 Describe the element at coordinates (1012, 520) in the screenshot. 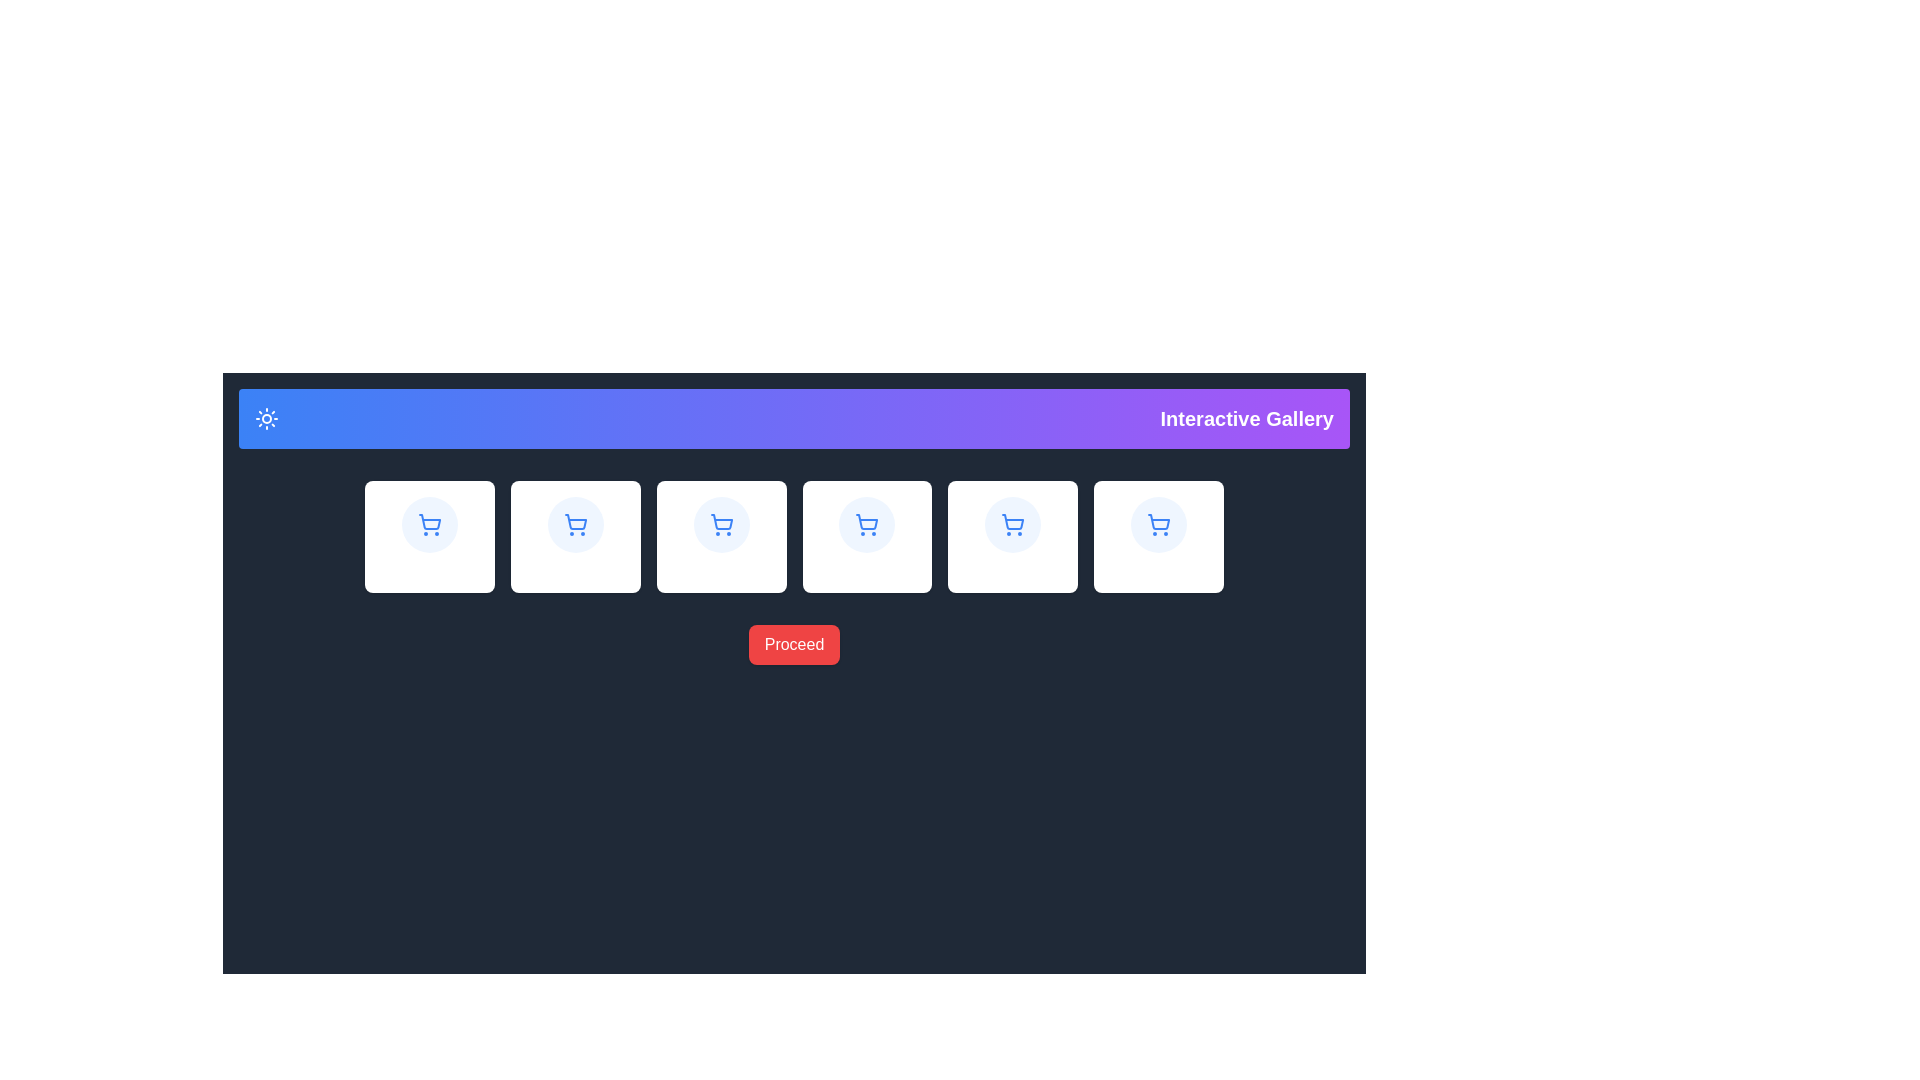

I see `the shopping cart icon, which is the fourth icon in a horizontally aligned list of similar icons, displayed in a circular blue background` at that location.